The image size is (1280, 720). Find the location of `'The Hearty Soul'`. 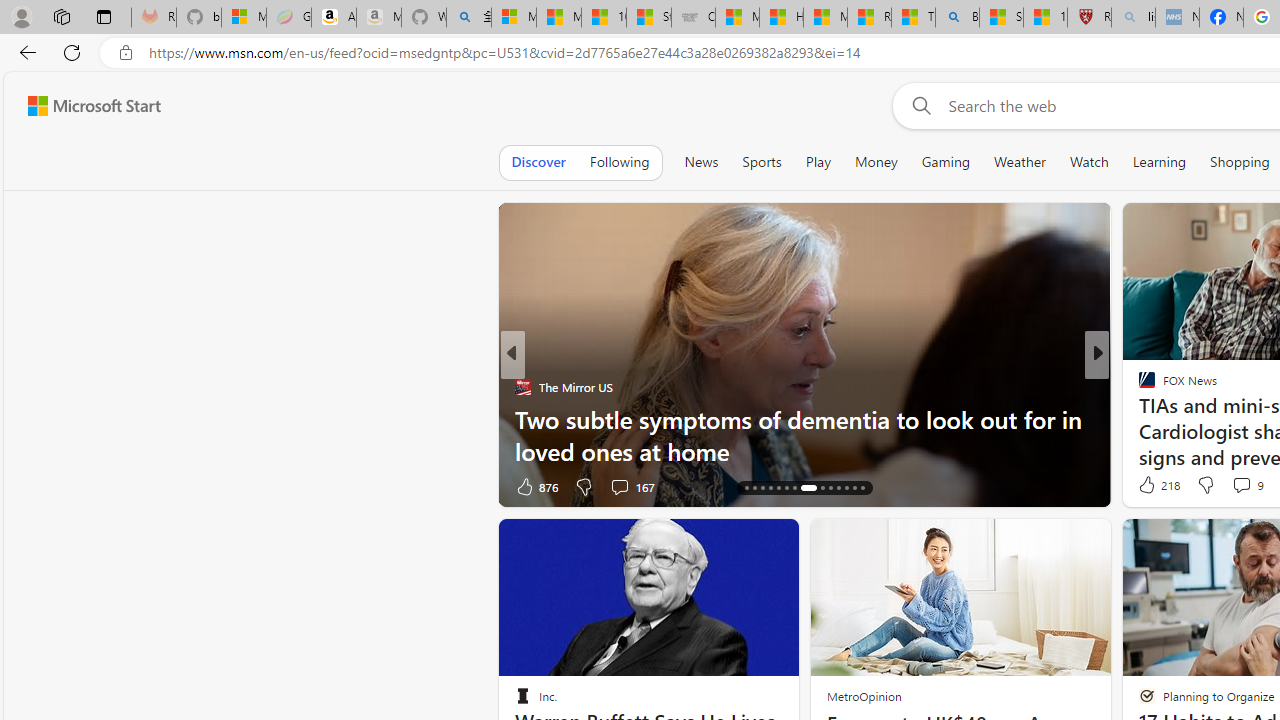

'The Hearty Soul' is located at coordinates (1138, 387).